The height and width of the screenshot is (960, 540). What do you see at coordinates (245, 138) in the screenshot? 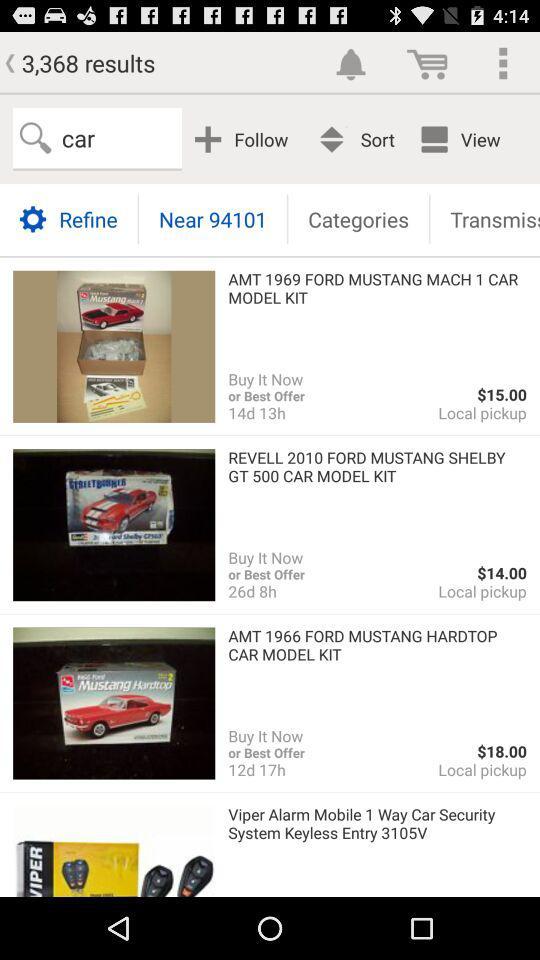
I see `app to the right of car app` at bounding box center [245, 138].